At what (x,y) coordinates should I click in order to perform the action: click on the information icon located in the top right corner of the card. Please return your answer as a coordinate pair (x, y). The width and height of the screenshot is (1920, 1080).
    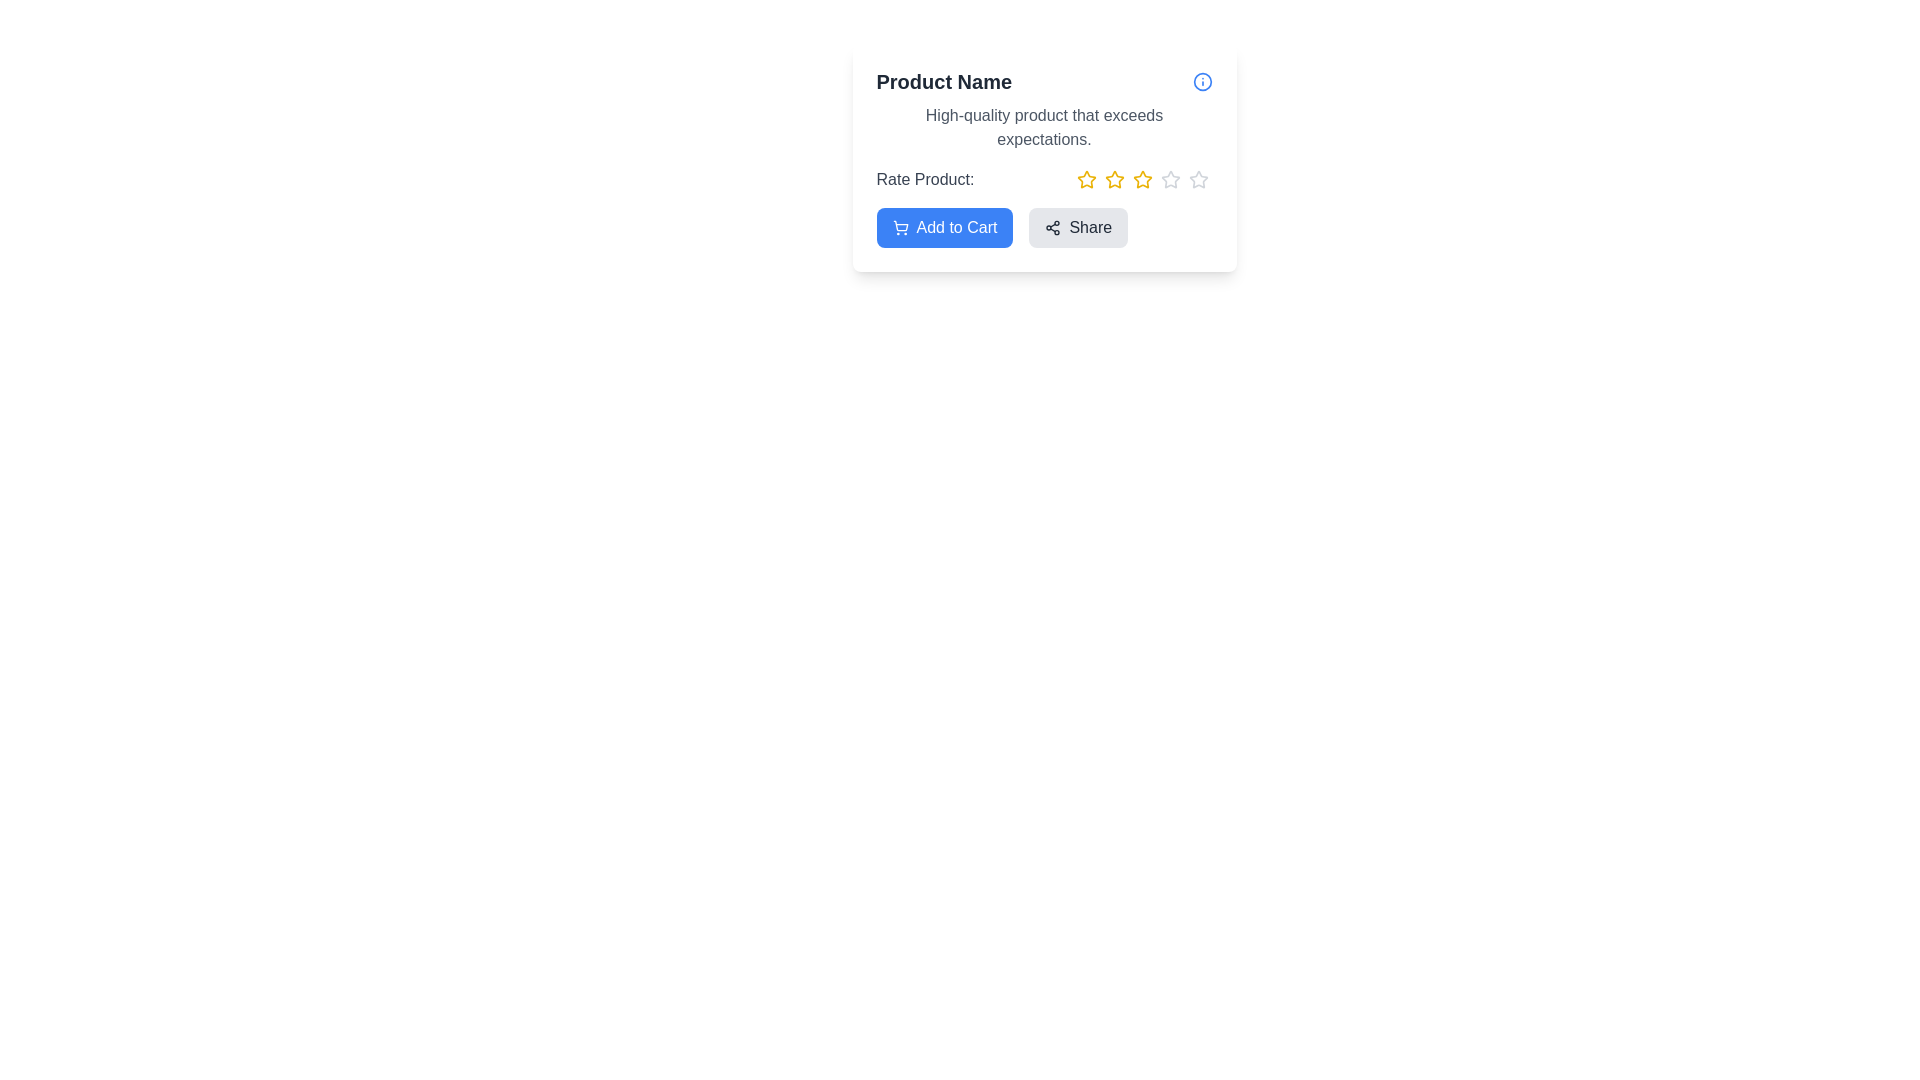
    Looking at the image, I should click on (1201, 80).